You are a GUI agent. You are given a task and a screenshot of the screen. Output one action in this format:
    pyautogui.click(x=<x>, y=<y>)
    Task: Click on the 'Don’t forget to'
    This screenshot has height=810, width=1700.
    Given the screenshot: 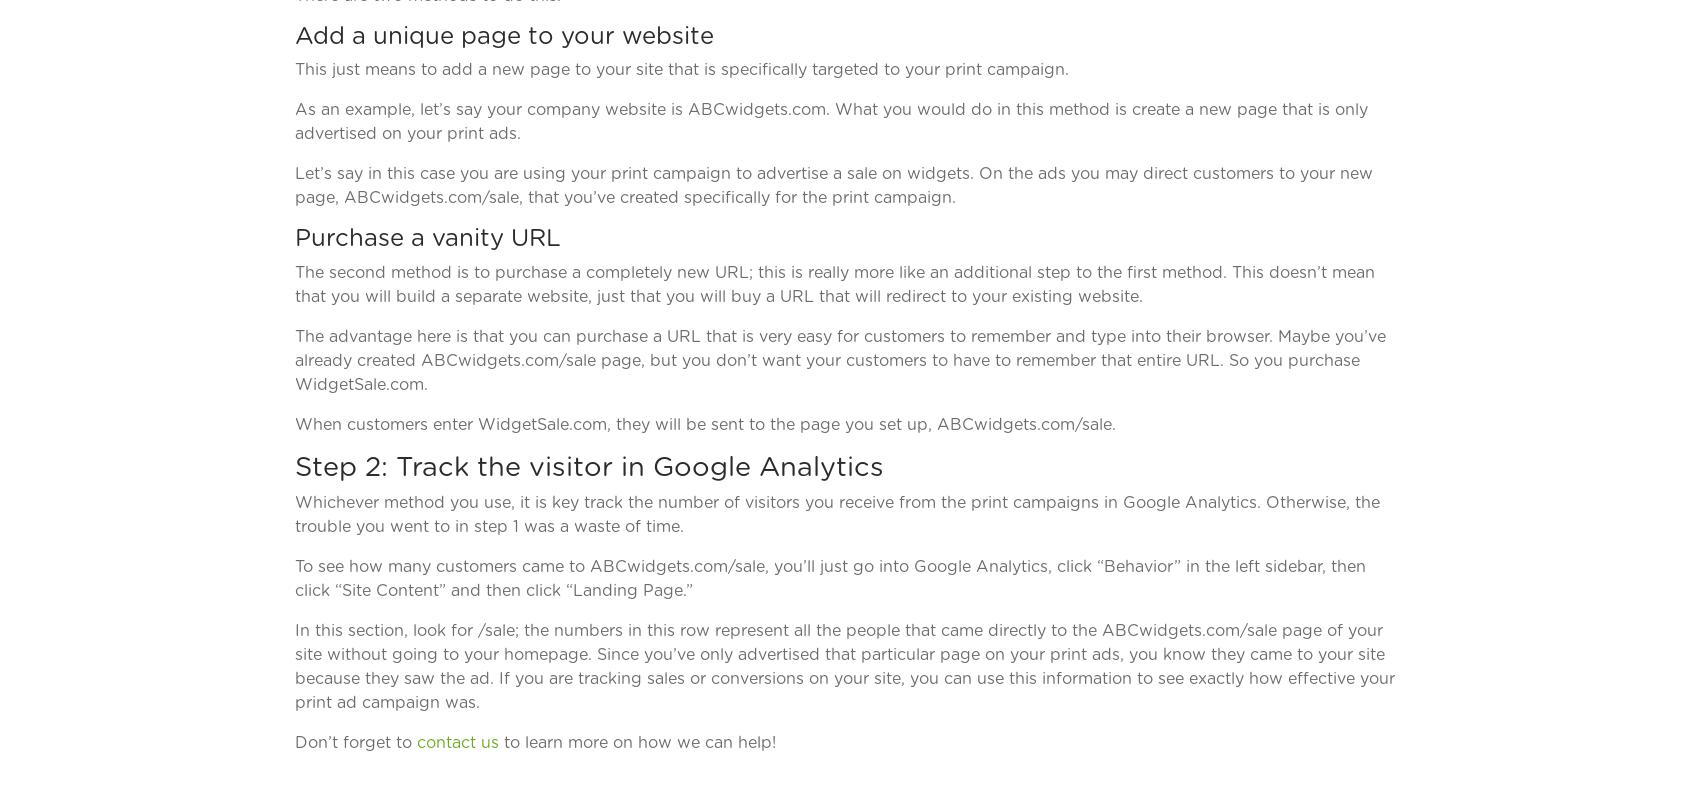 What is the action you would take?
    pyautogui.click(x=294, y=740)
    